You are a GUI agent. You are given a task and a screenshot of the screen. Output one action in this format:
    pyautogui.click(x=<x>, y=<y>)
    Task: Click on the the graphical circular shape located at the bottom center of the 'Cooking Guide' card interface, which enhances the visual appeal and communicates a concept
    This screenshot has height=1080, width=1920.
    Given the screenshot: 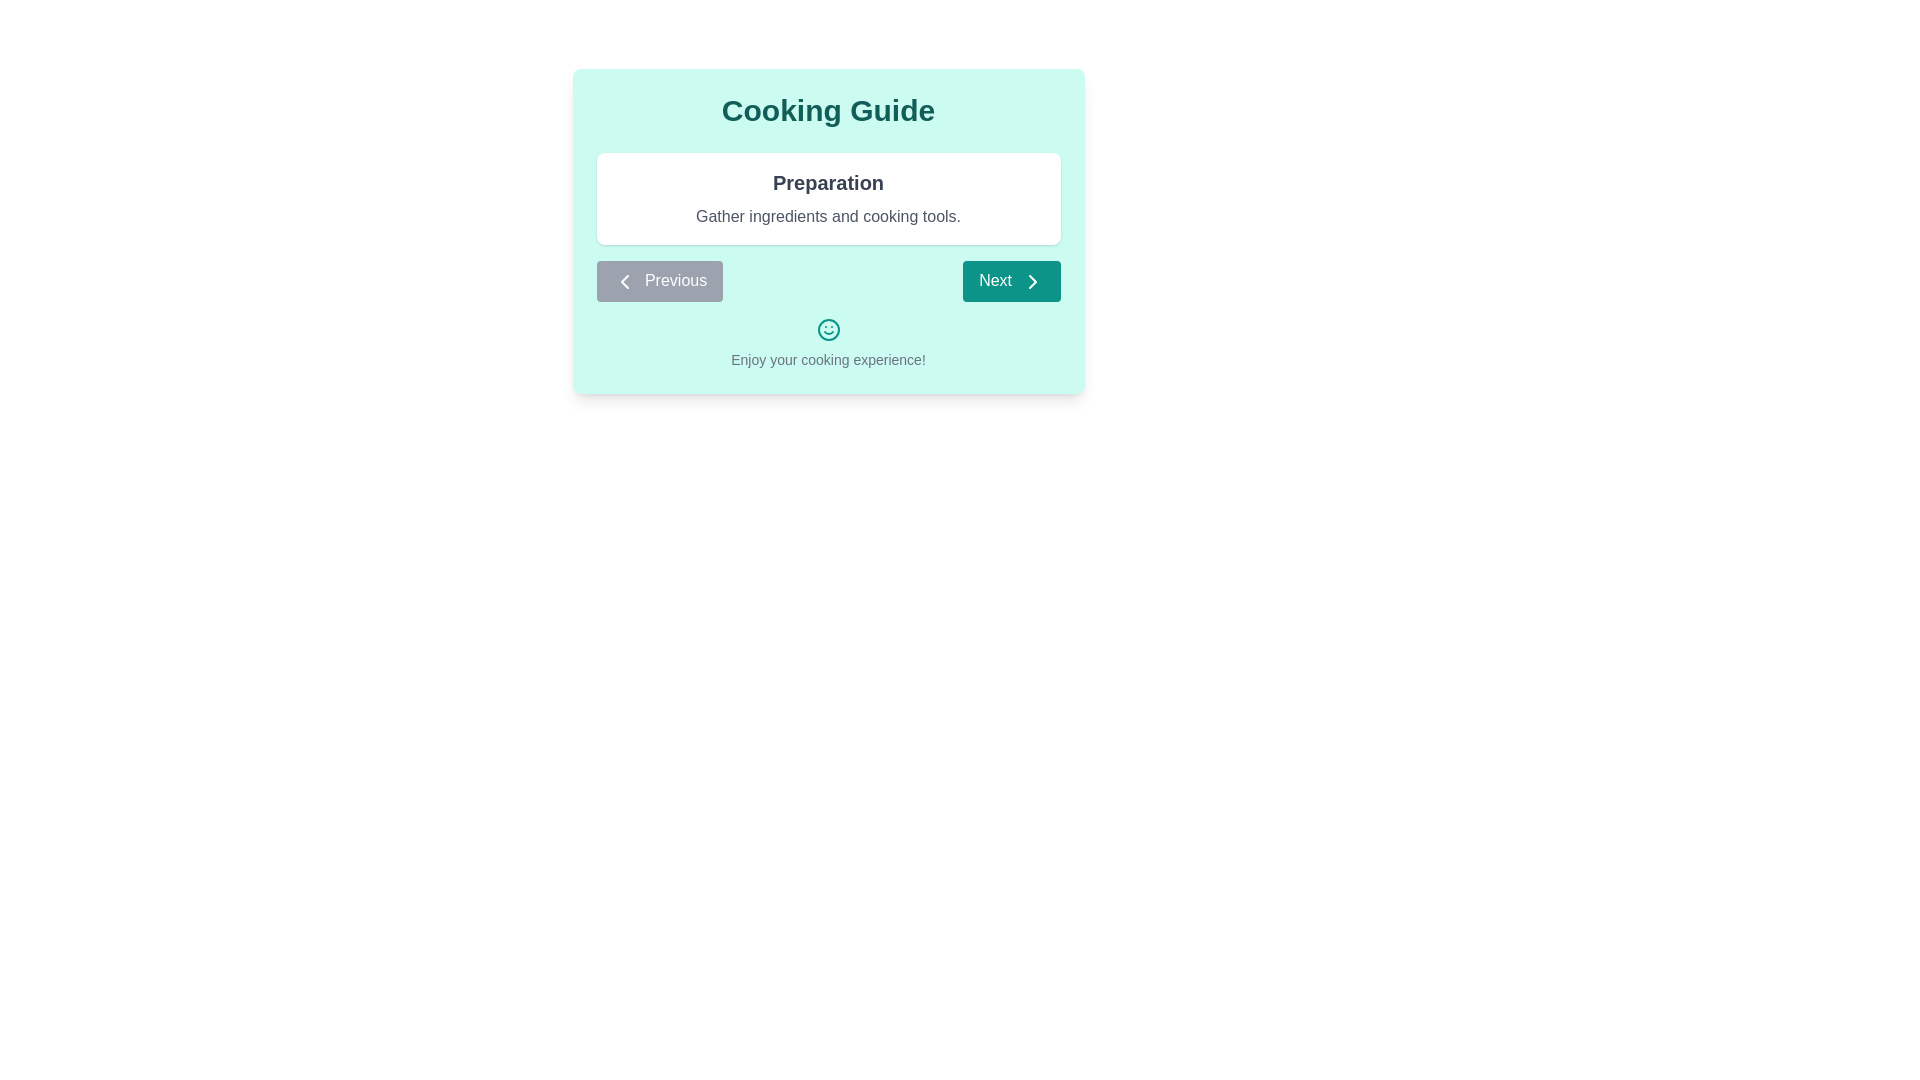 What is the action you would take?
    pyautogui.click(x=828, y=328)
    